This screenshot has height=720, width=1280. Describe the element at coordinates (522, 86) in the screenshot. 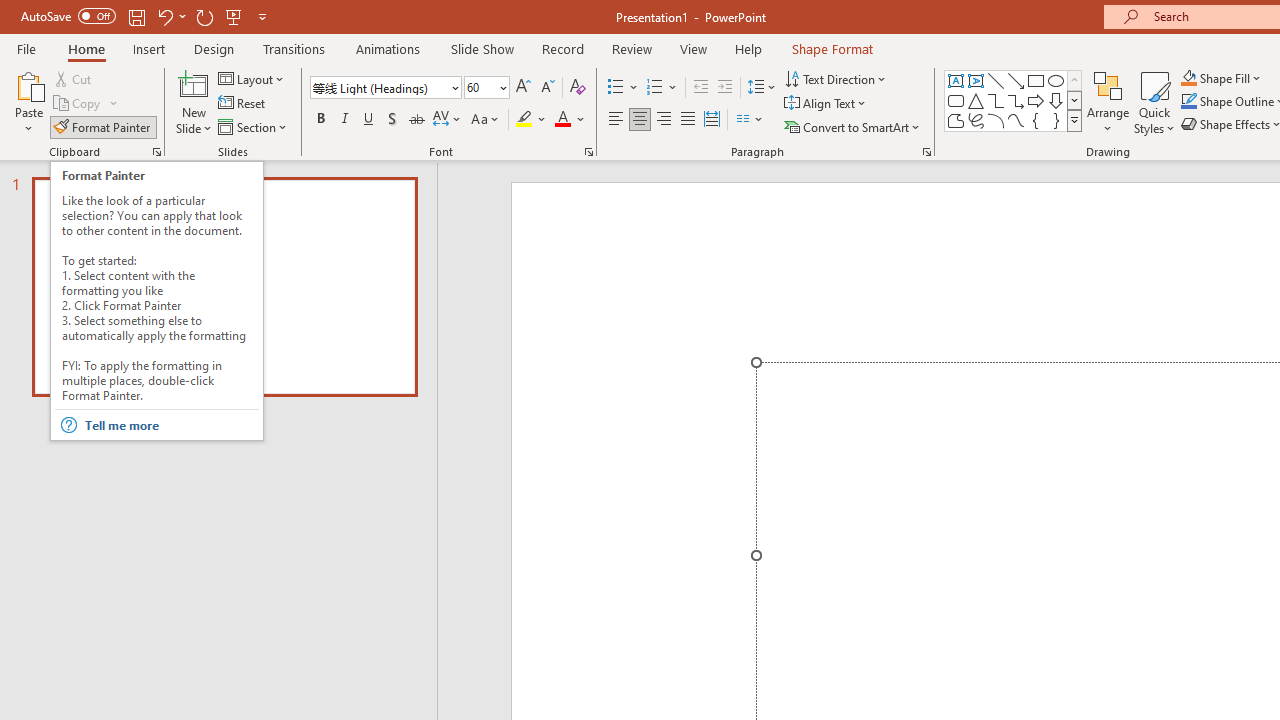

I see `'Increase Font Size'` at that location.